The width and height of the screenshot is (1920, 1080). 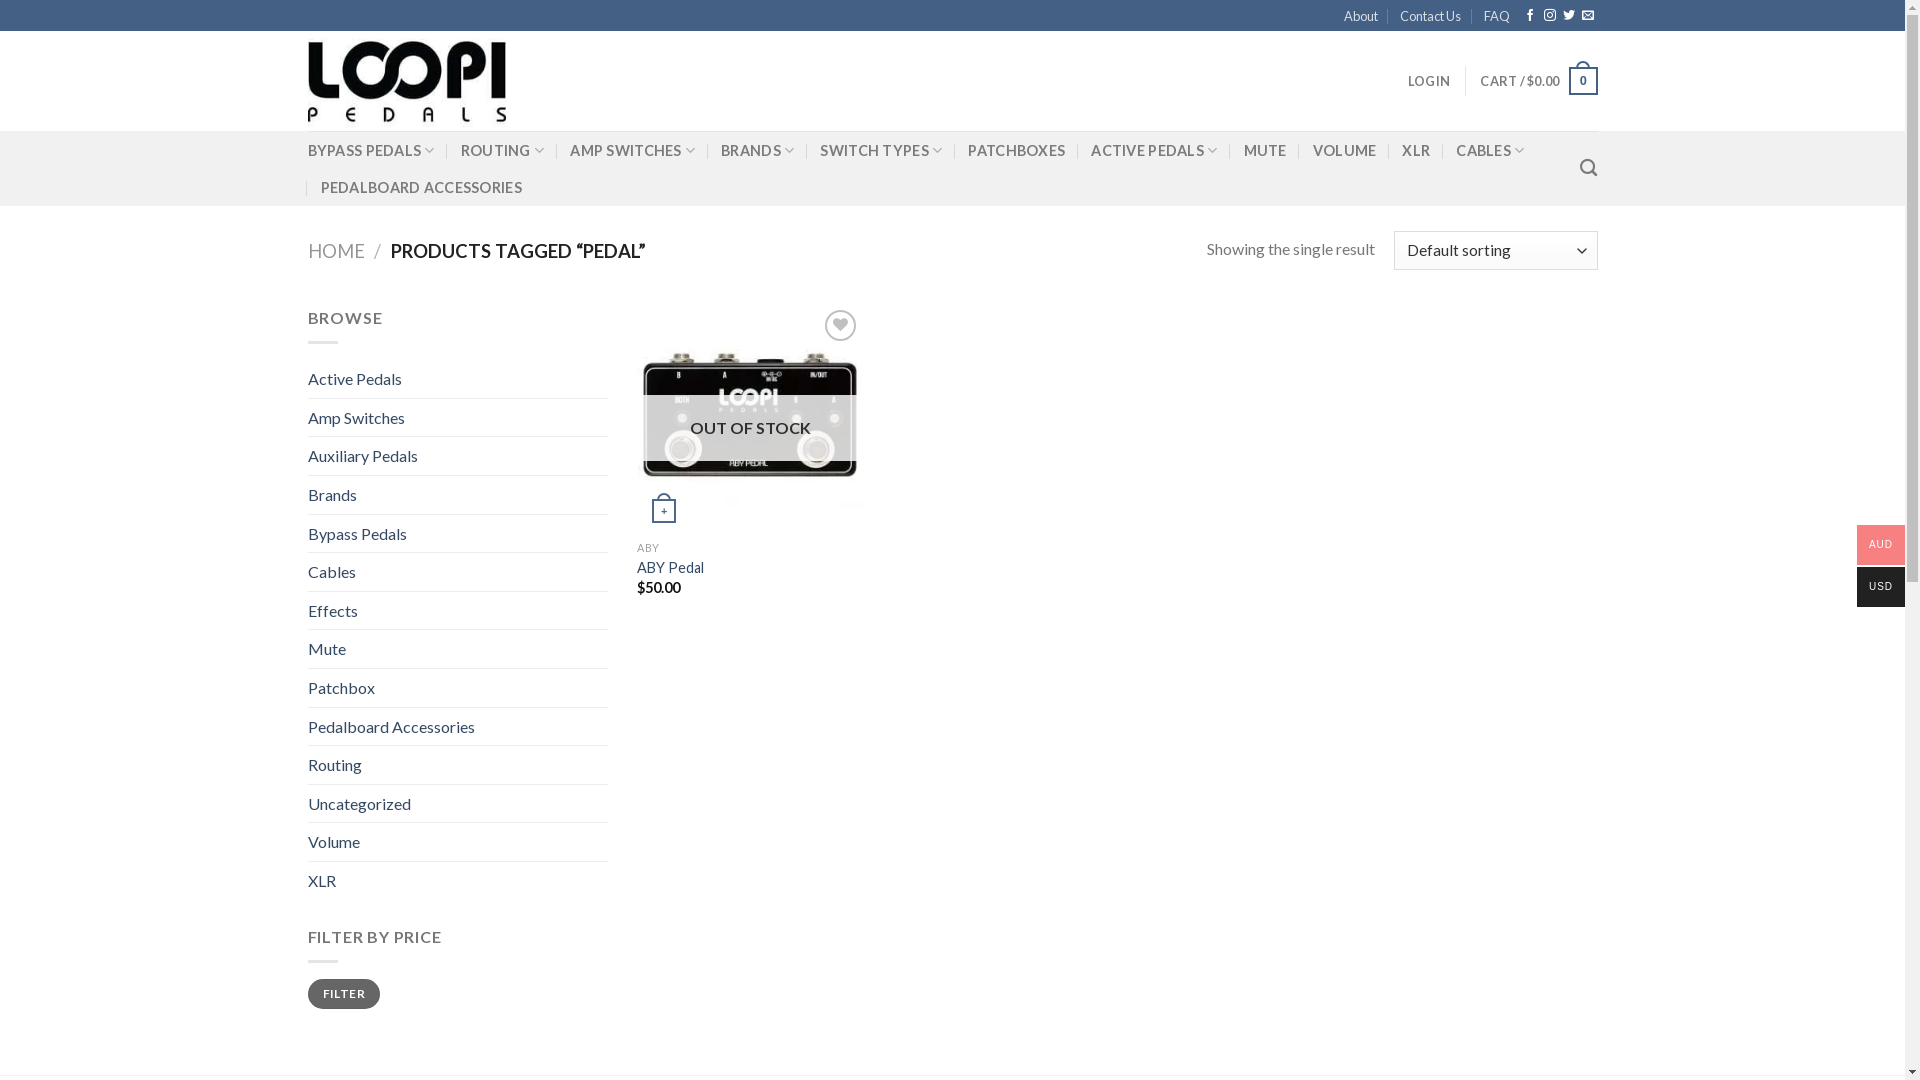 What do you see at coordinates (880, 149) in the screenshot?
I see `'SWITCH TYPES'` at bounding box center [880, 149].